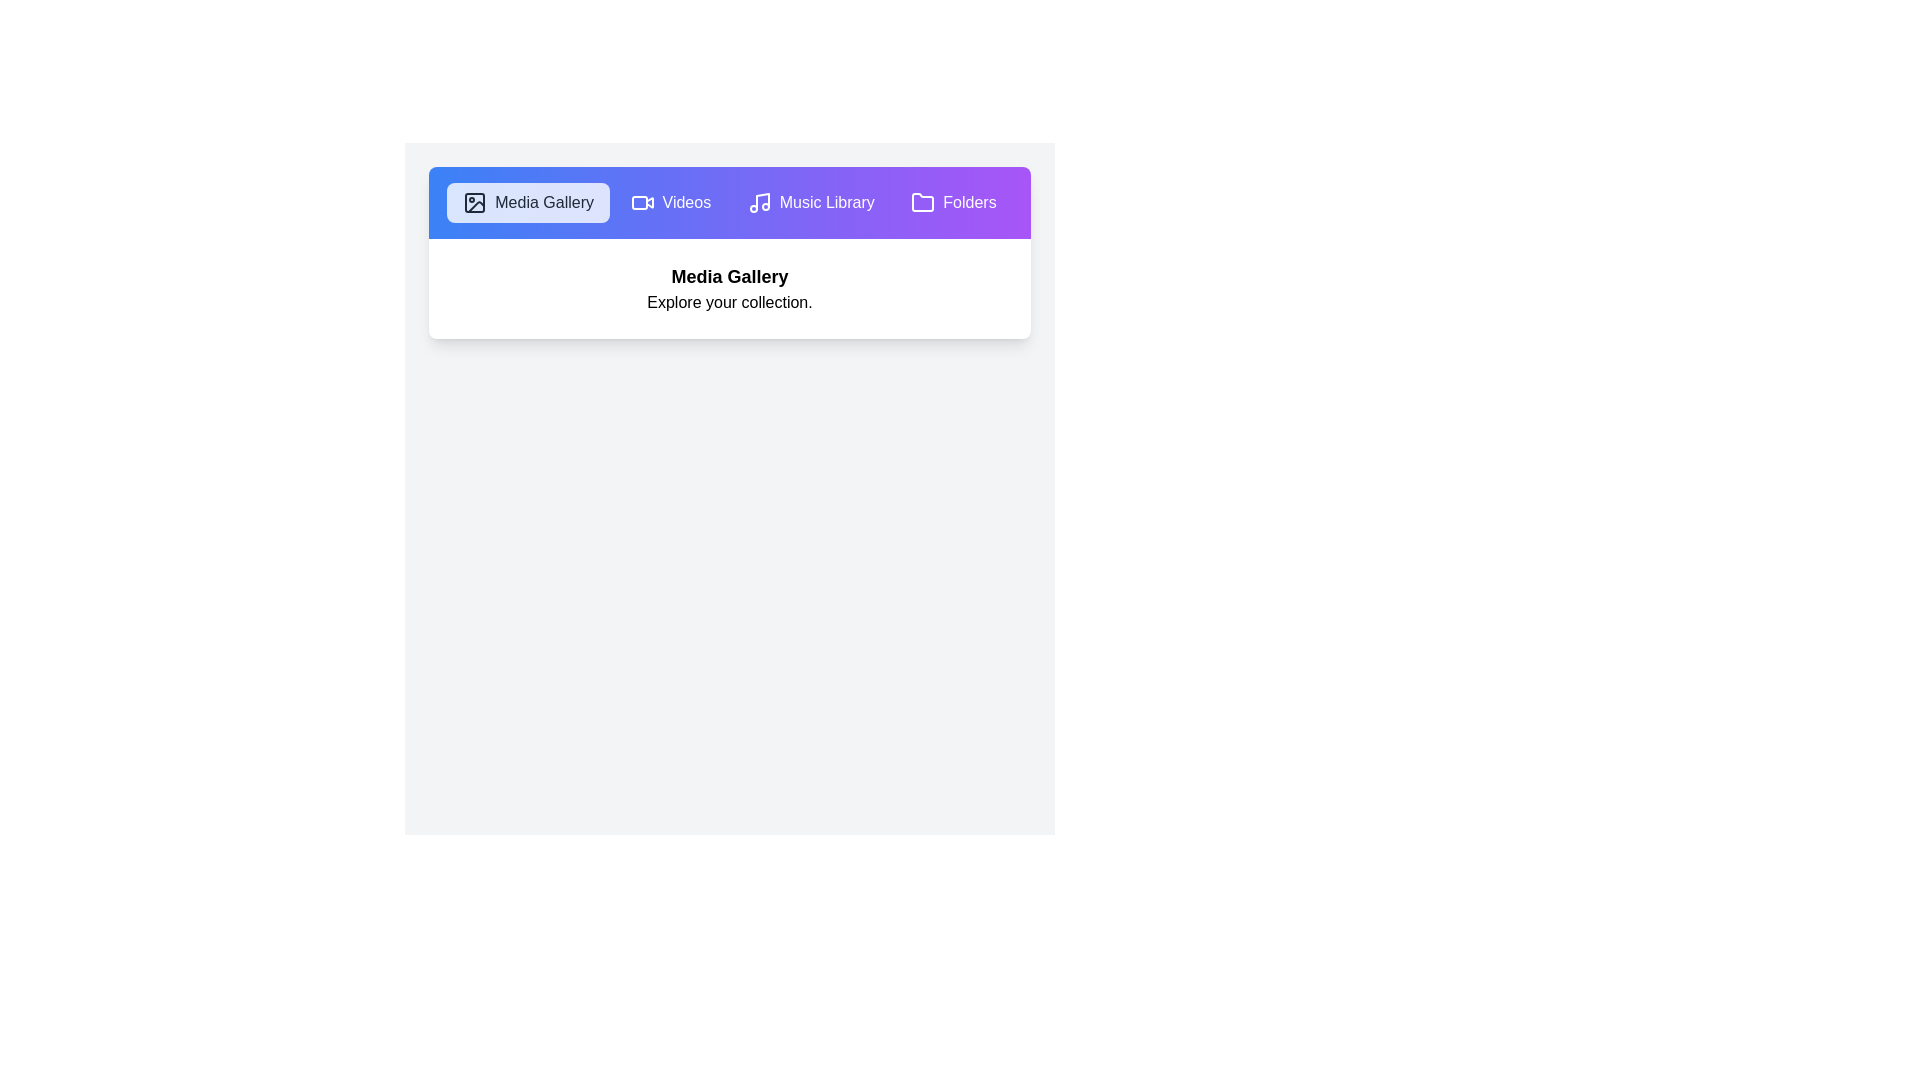  What do you see at coordinates (474, 203) in the screenshot?
I see `the small, square-shaped component with rounded corners that is part of the image icon on the leftmost position of the horizontal navigation bar` at bounding box center [474, 203].